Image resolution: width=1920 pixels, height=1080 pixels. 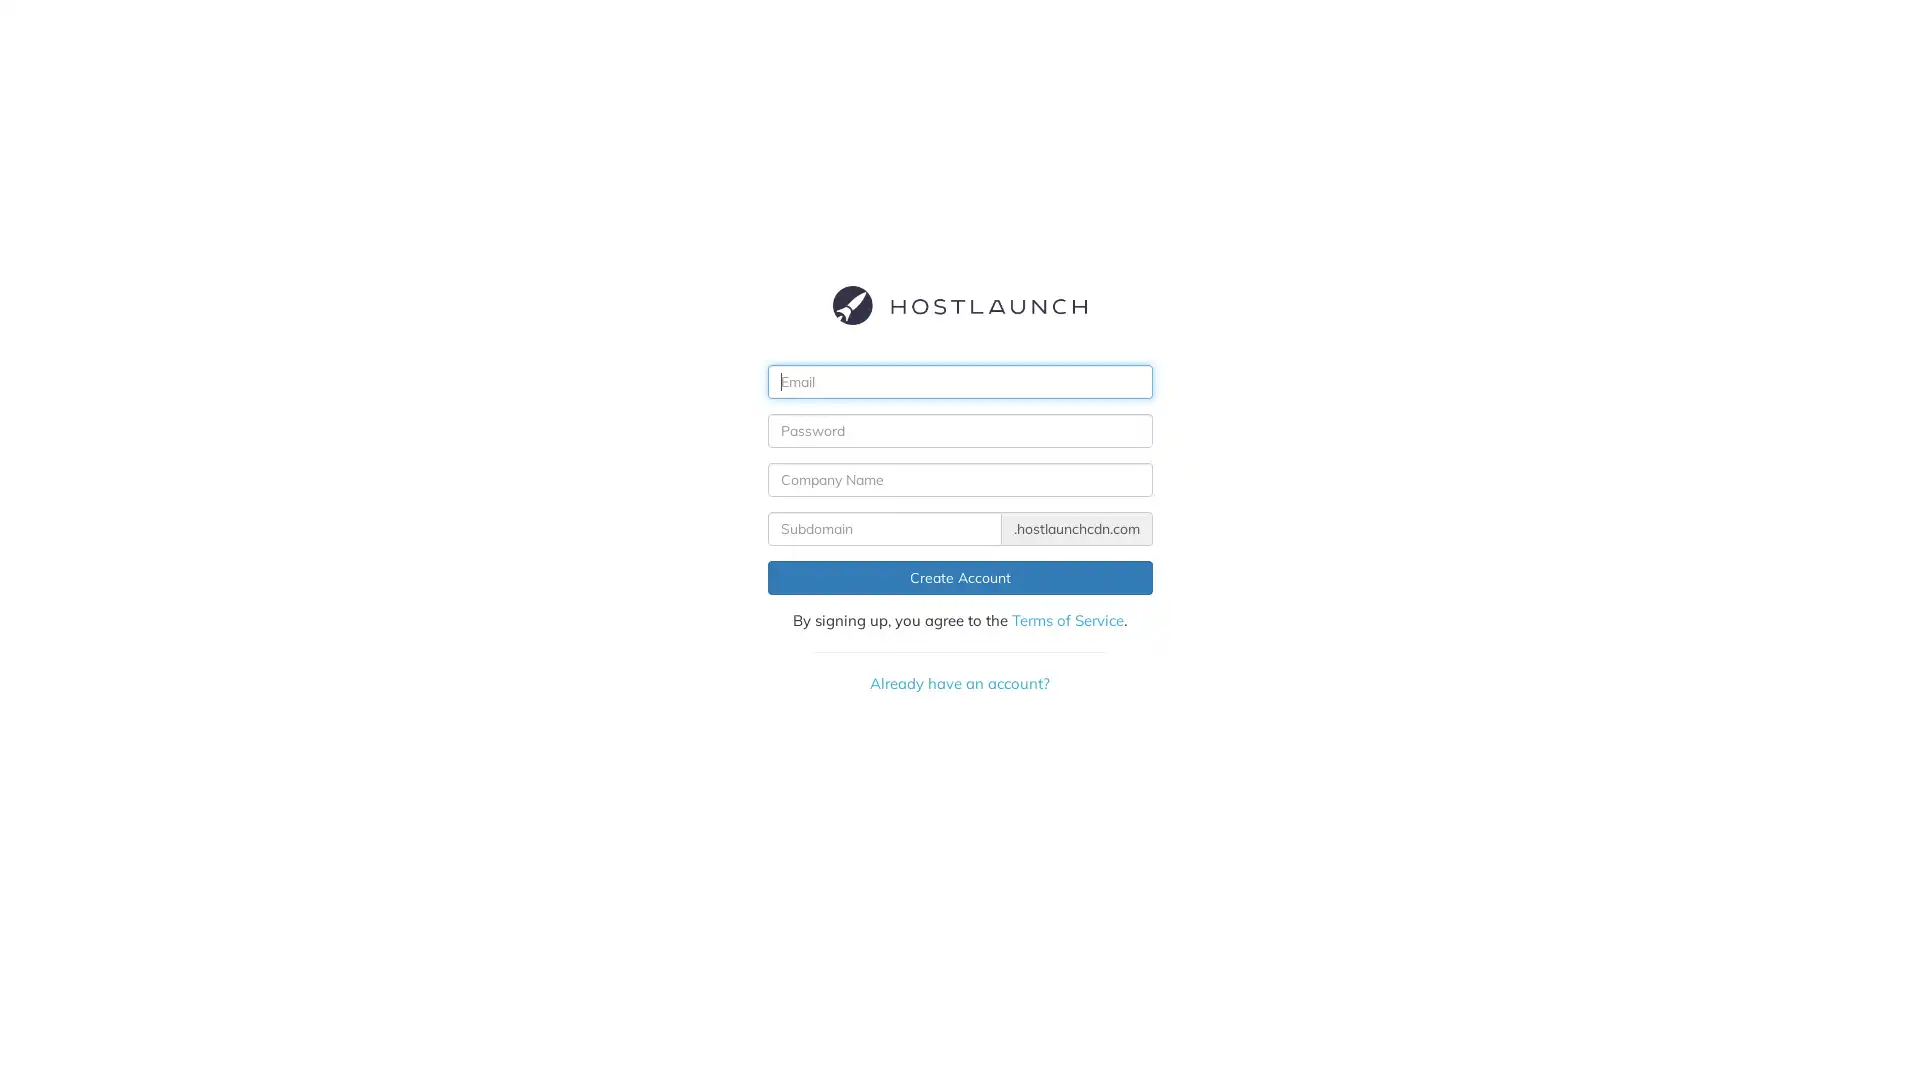 I want to click on Already have an account?, so click(x=958, y=681).